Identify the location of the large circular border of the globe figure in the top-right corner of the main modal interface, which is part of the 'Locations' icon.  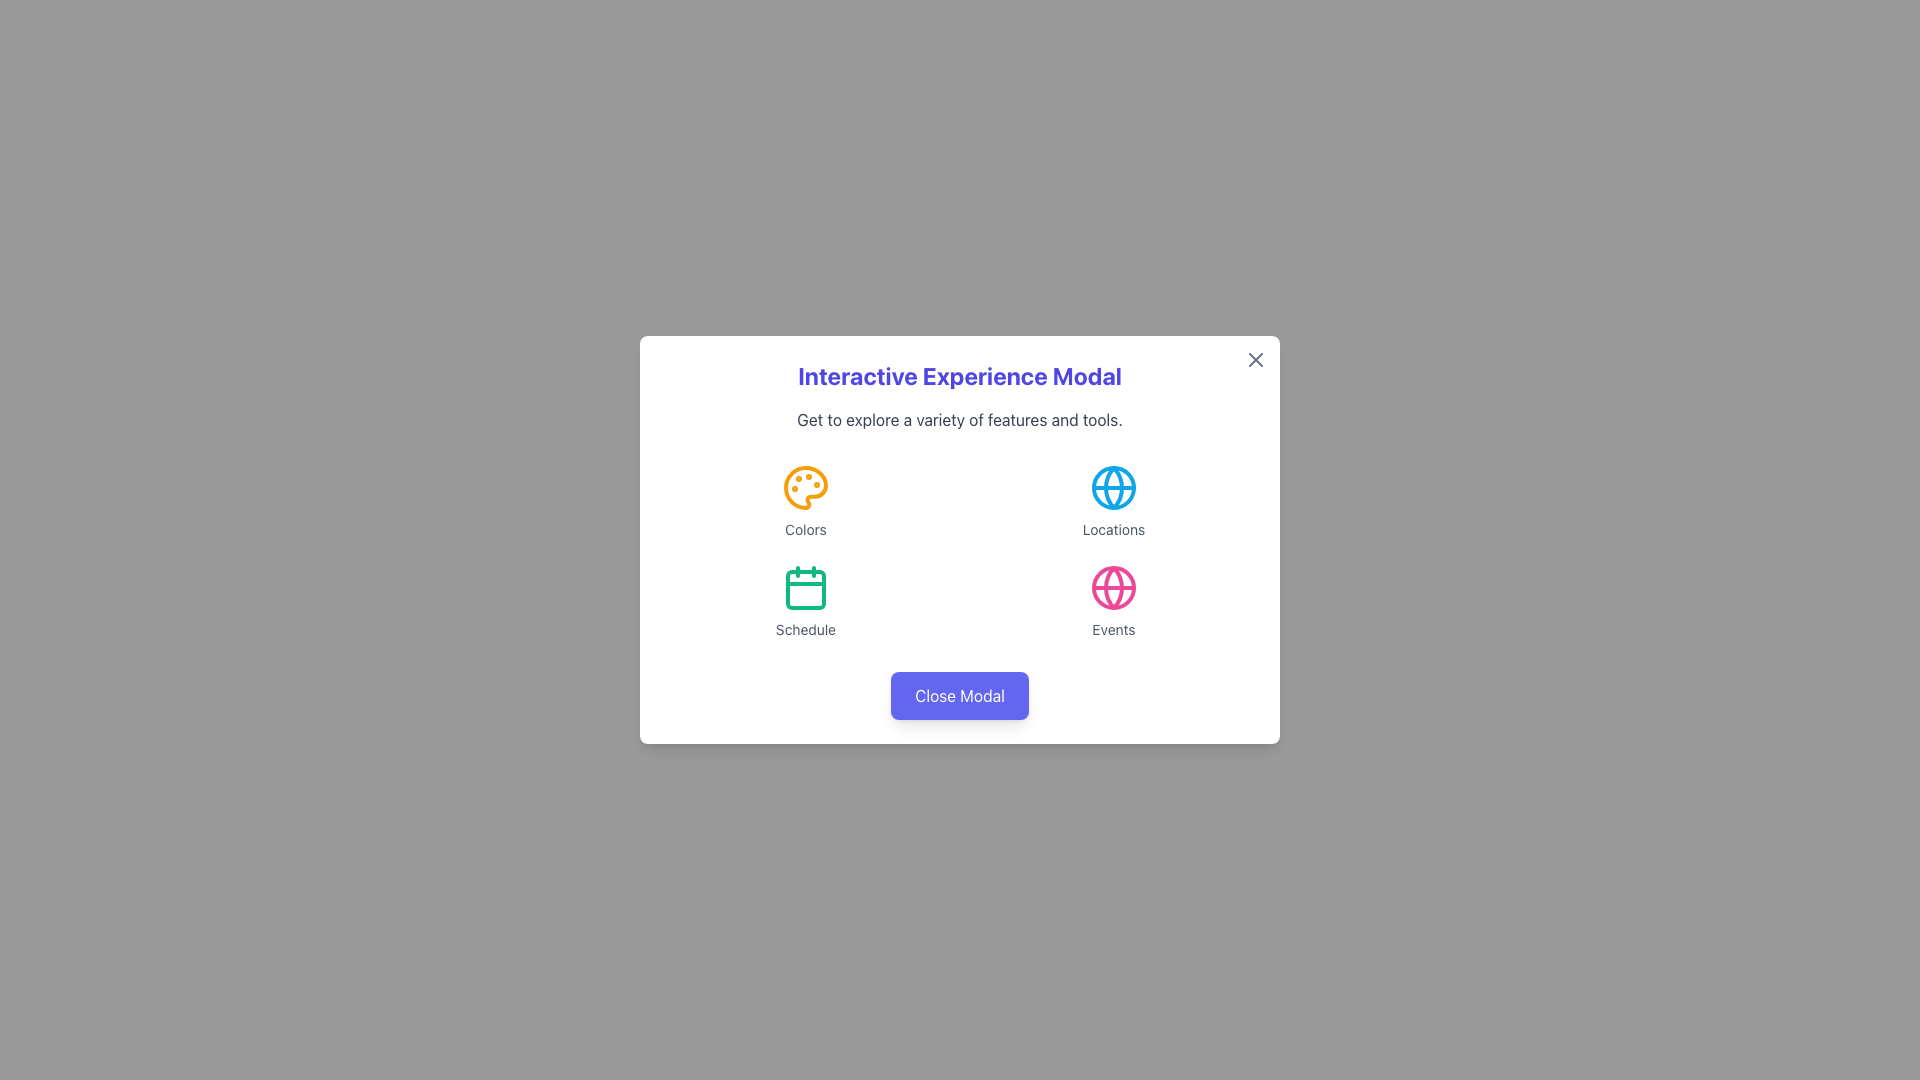
(1112, 488).